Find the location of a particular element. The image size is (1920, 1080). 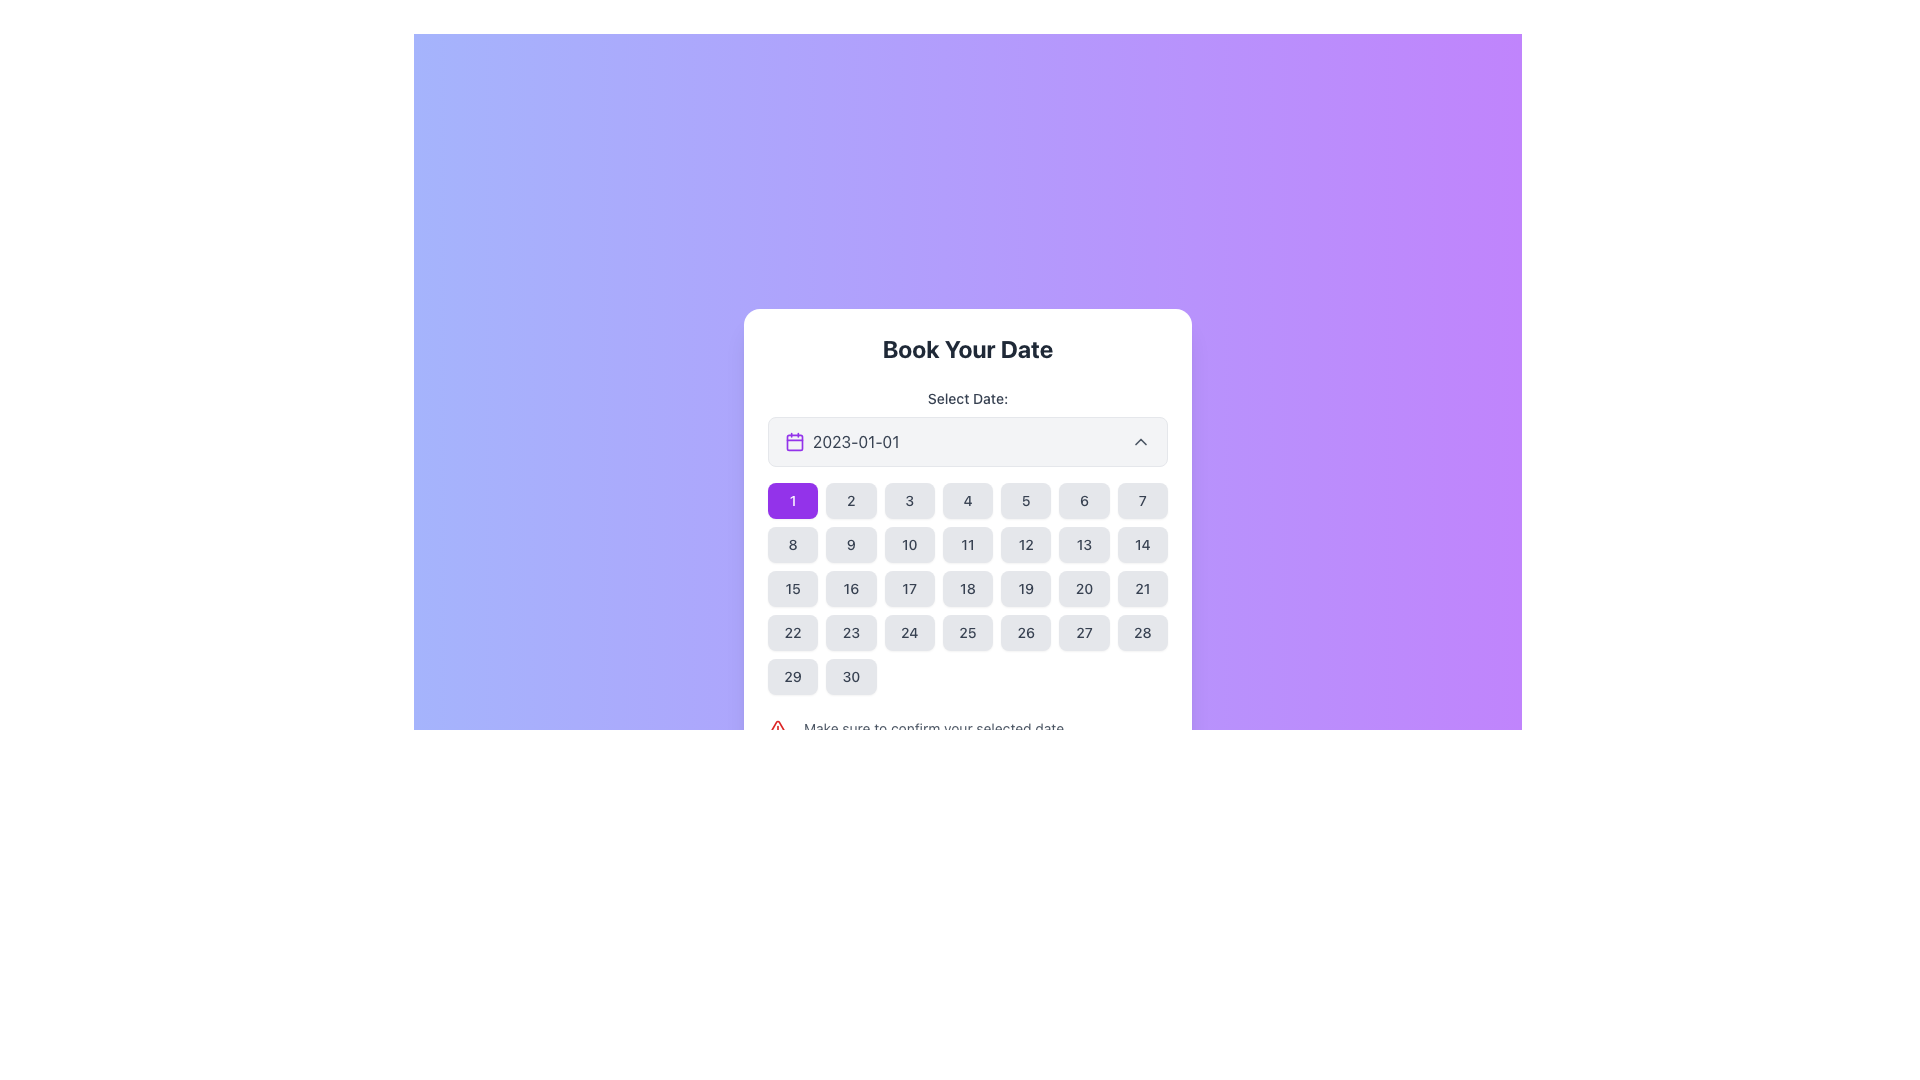

the button representing the first day of the month in the date selection interface is located at coordinates (792, 500).